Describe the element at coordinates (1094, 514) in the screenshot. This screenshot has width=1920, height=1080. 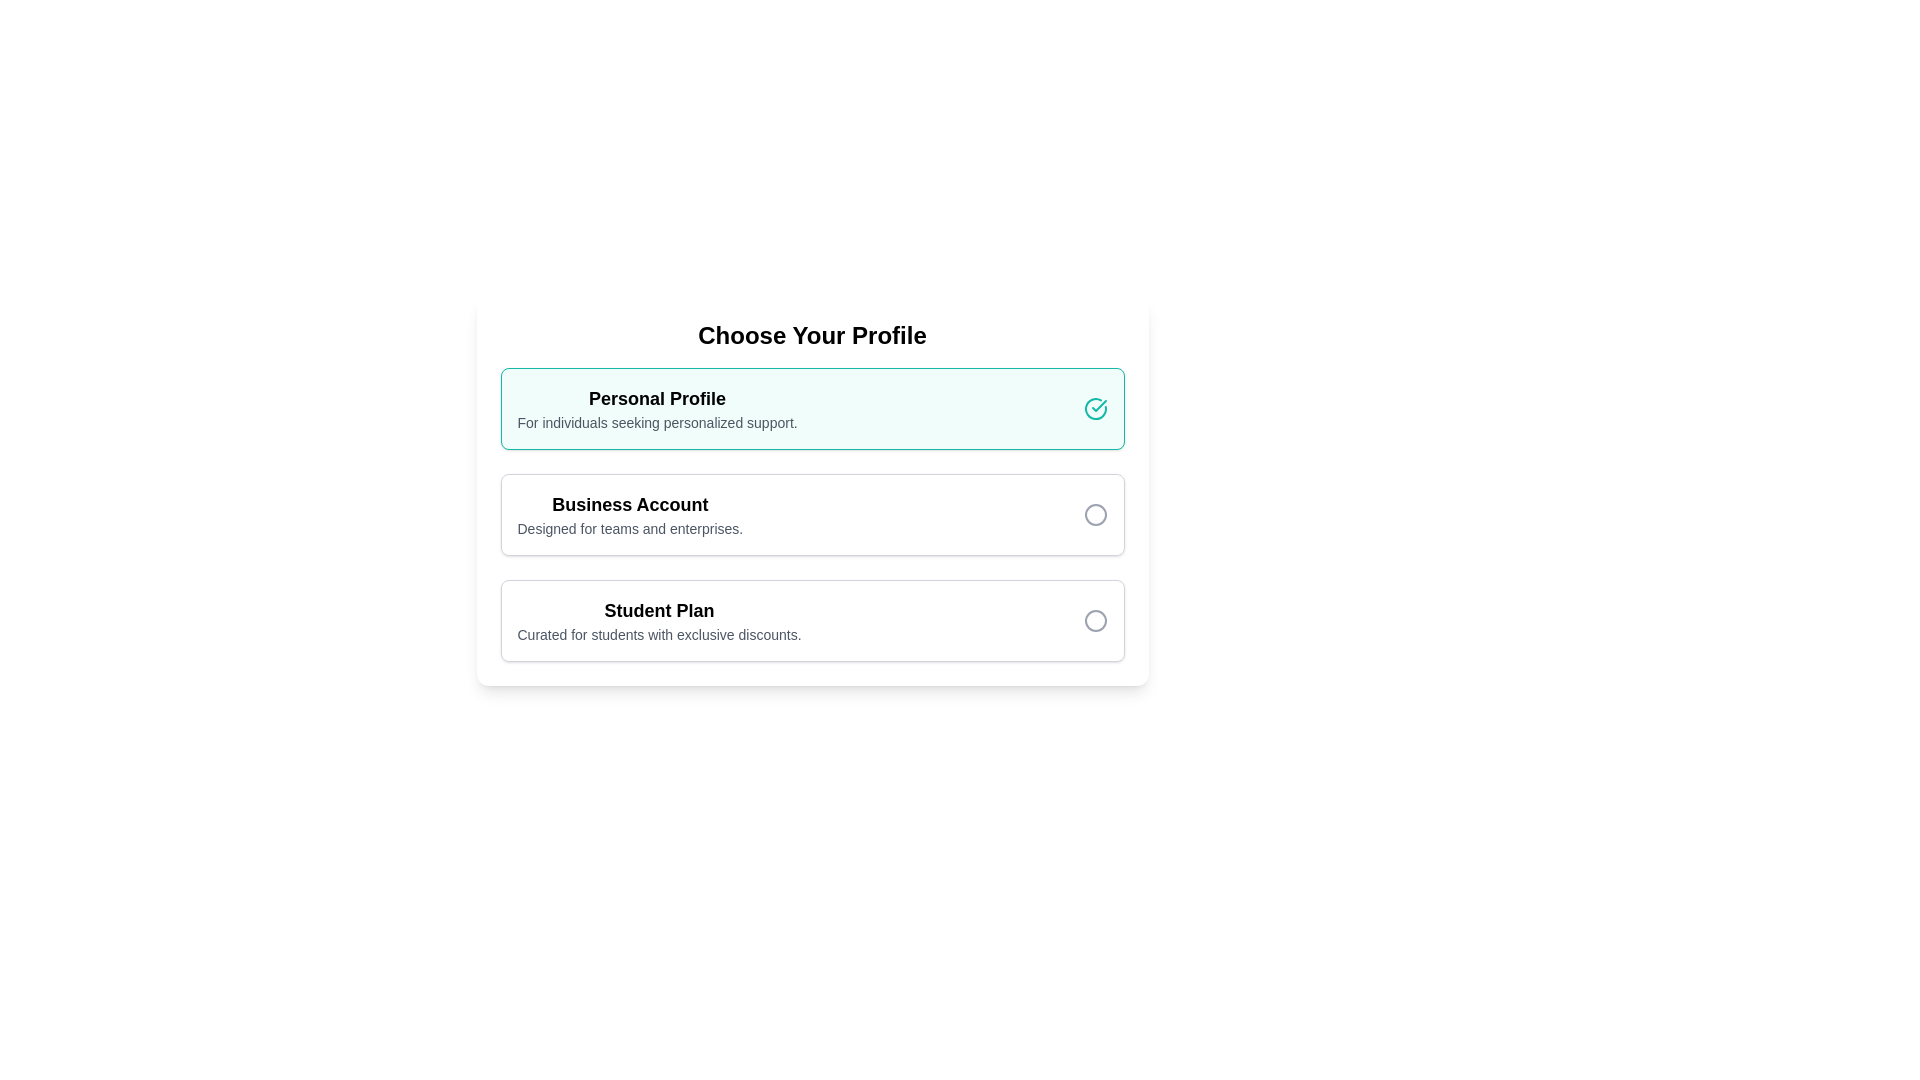
I see `the circular radio button with a thick border that is hollow and gray, located at the far-right end of the 'Business Account' option card` at that location.